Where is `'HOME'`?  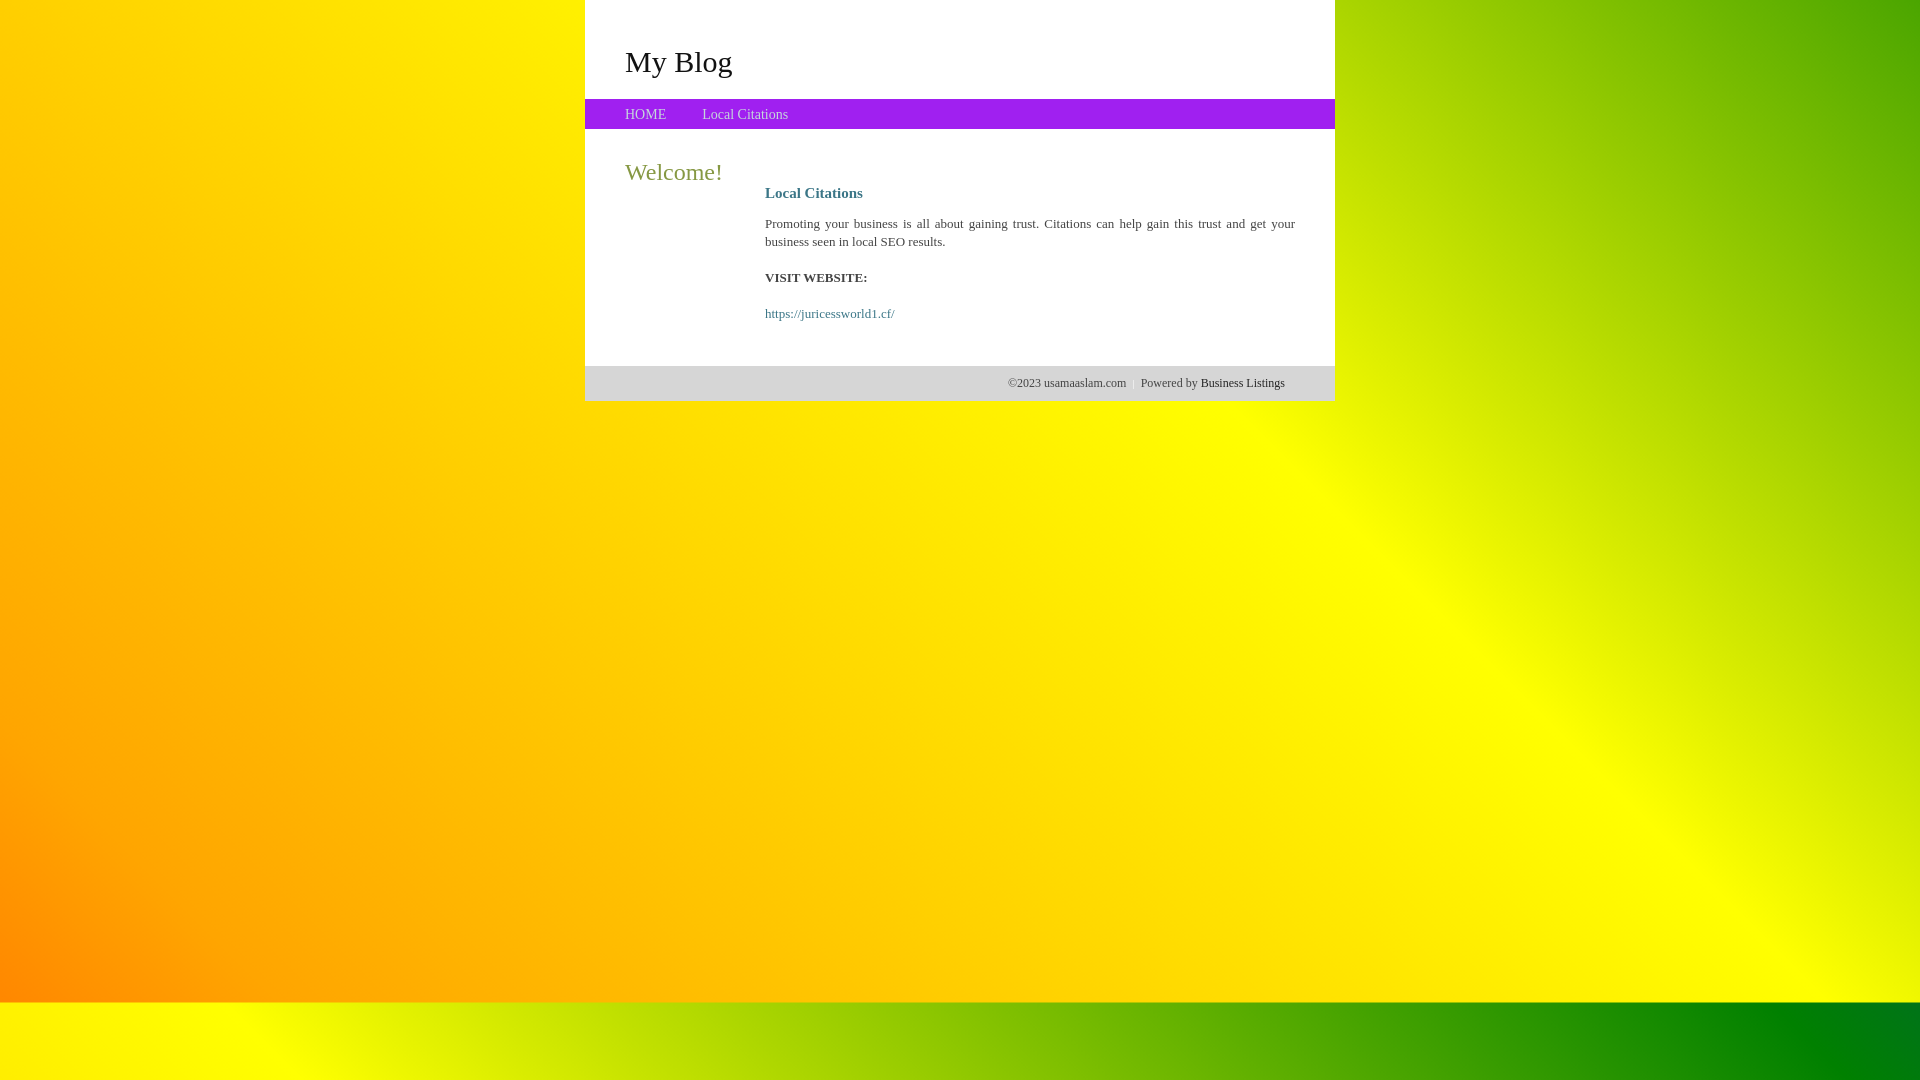 'HOME' is located at coordinates (645, 114).